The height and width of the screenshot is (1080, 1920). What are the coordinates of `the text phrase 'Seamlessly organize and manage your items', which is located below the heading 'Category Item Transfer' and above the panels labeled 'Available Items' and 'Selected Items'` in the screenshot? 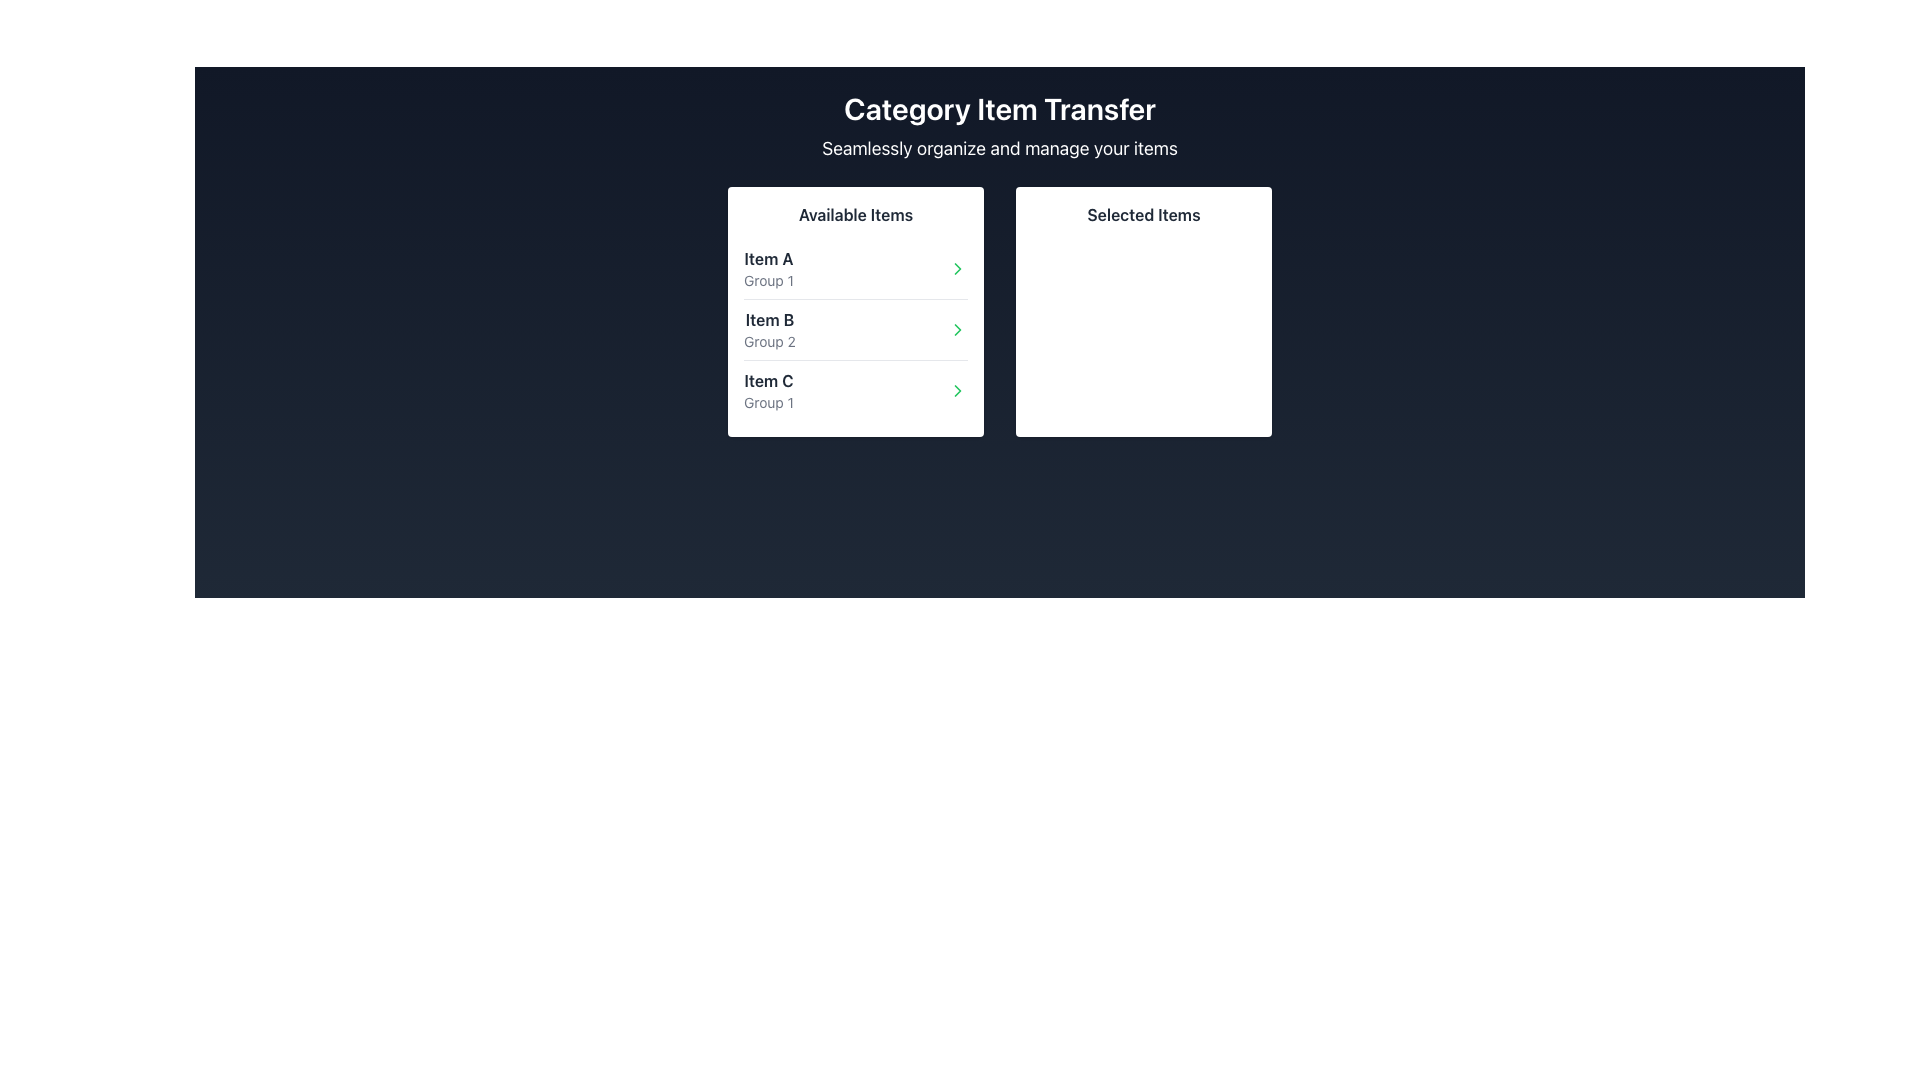 It's located at (999, 148).